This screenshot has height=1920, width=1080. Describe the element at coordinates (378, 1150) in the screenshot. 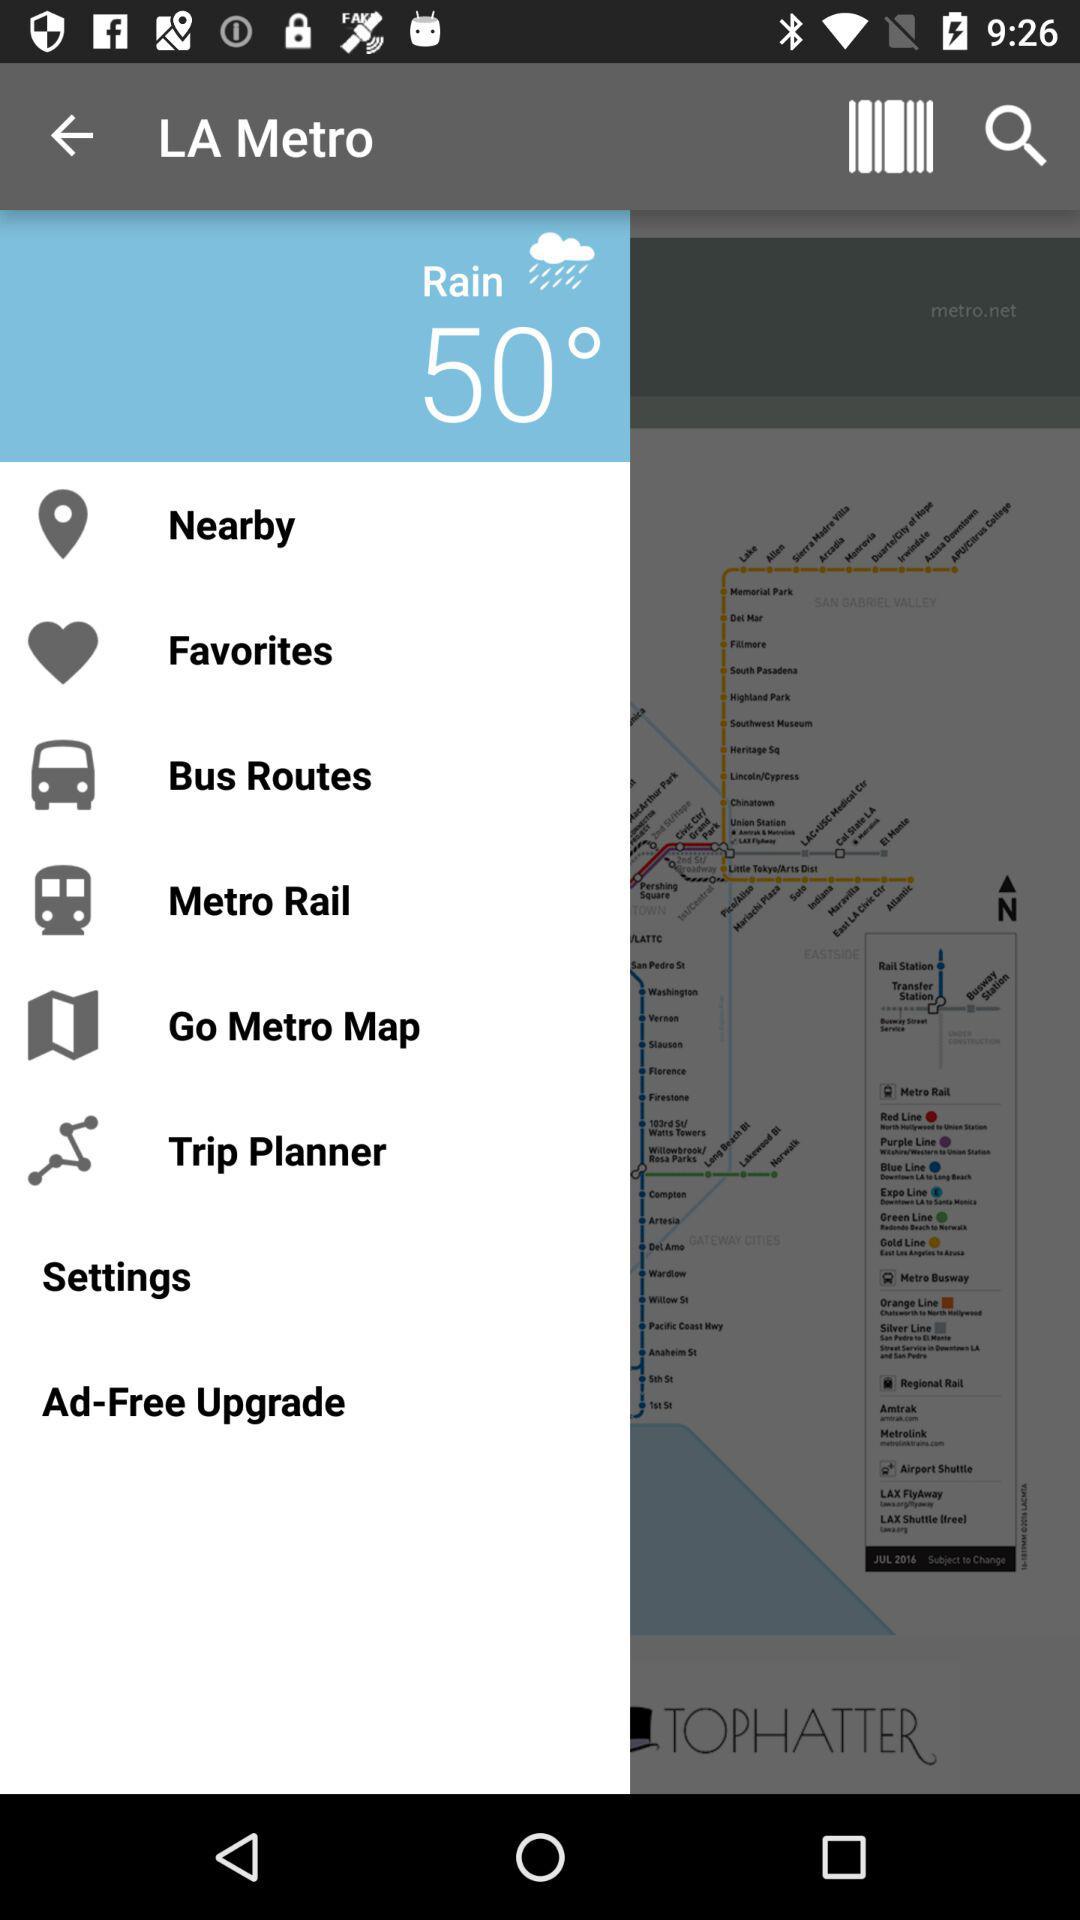

I see `trip planner item` at that location.